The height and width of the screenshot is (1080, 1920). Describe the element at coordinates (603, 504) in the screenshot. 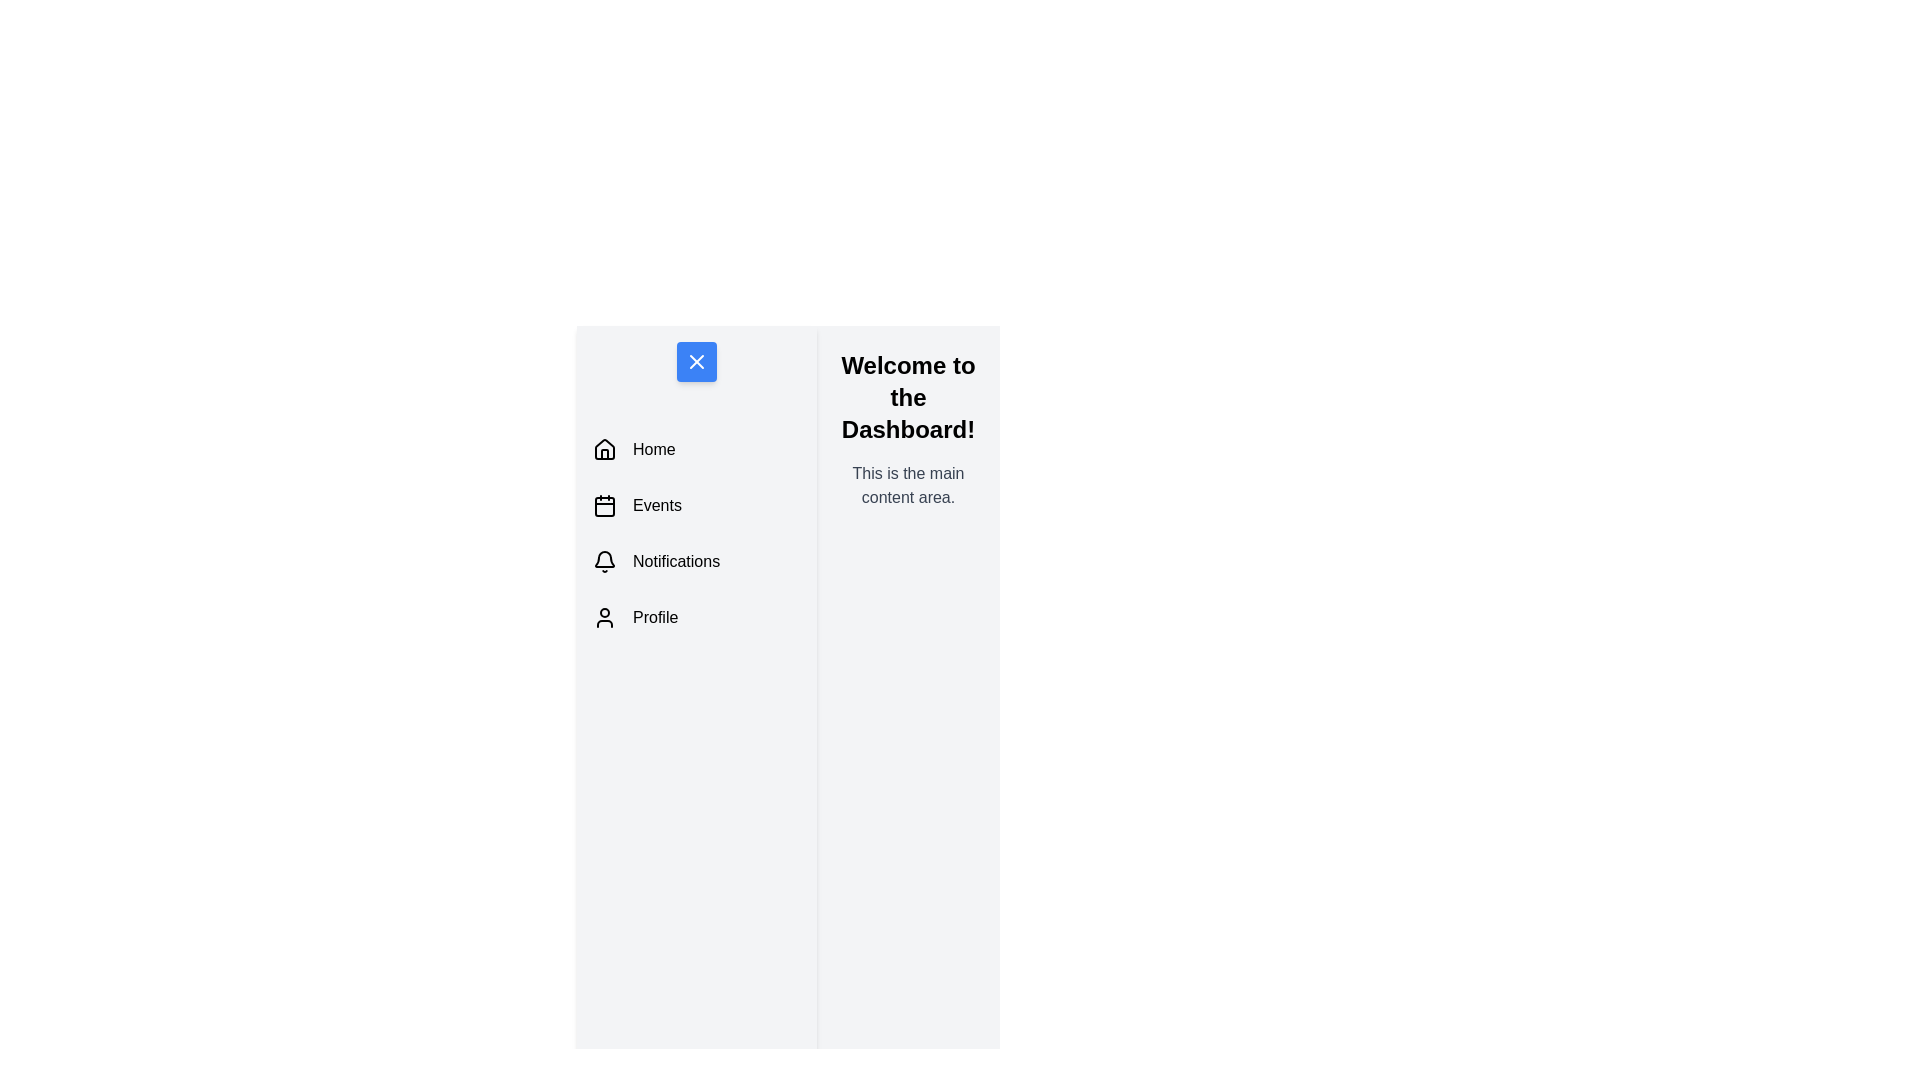

I see `the calendar icon` at that location.